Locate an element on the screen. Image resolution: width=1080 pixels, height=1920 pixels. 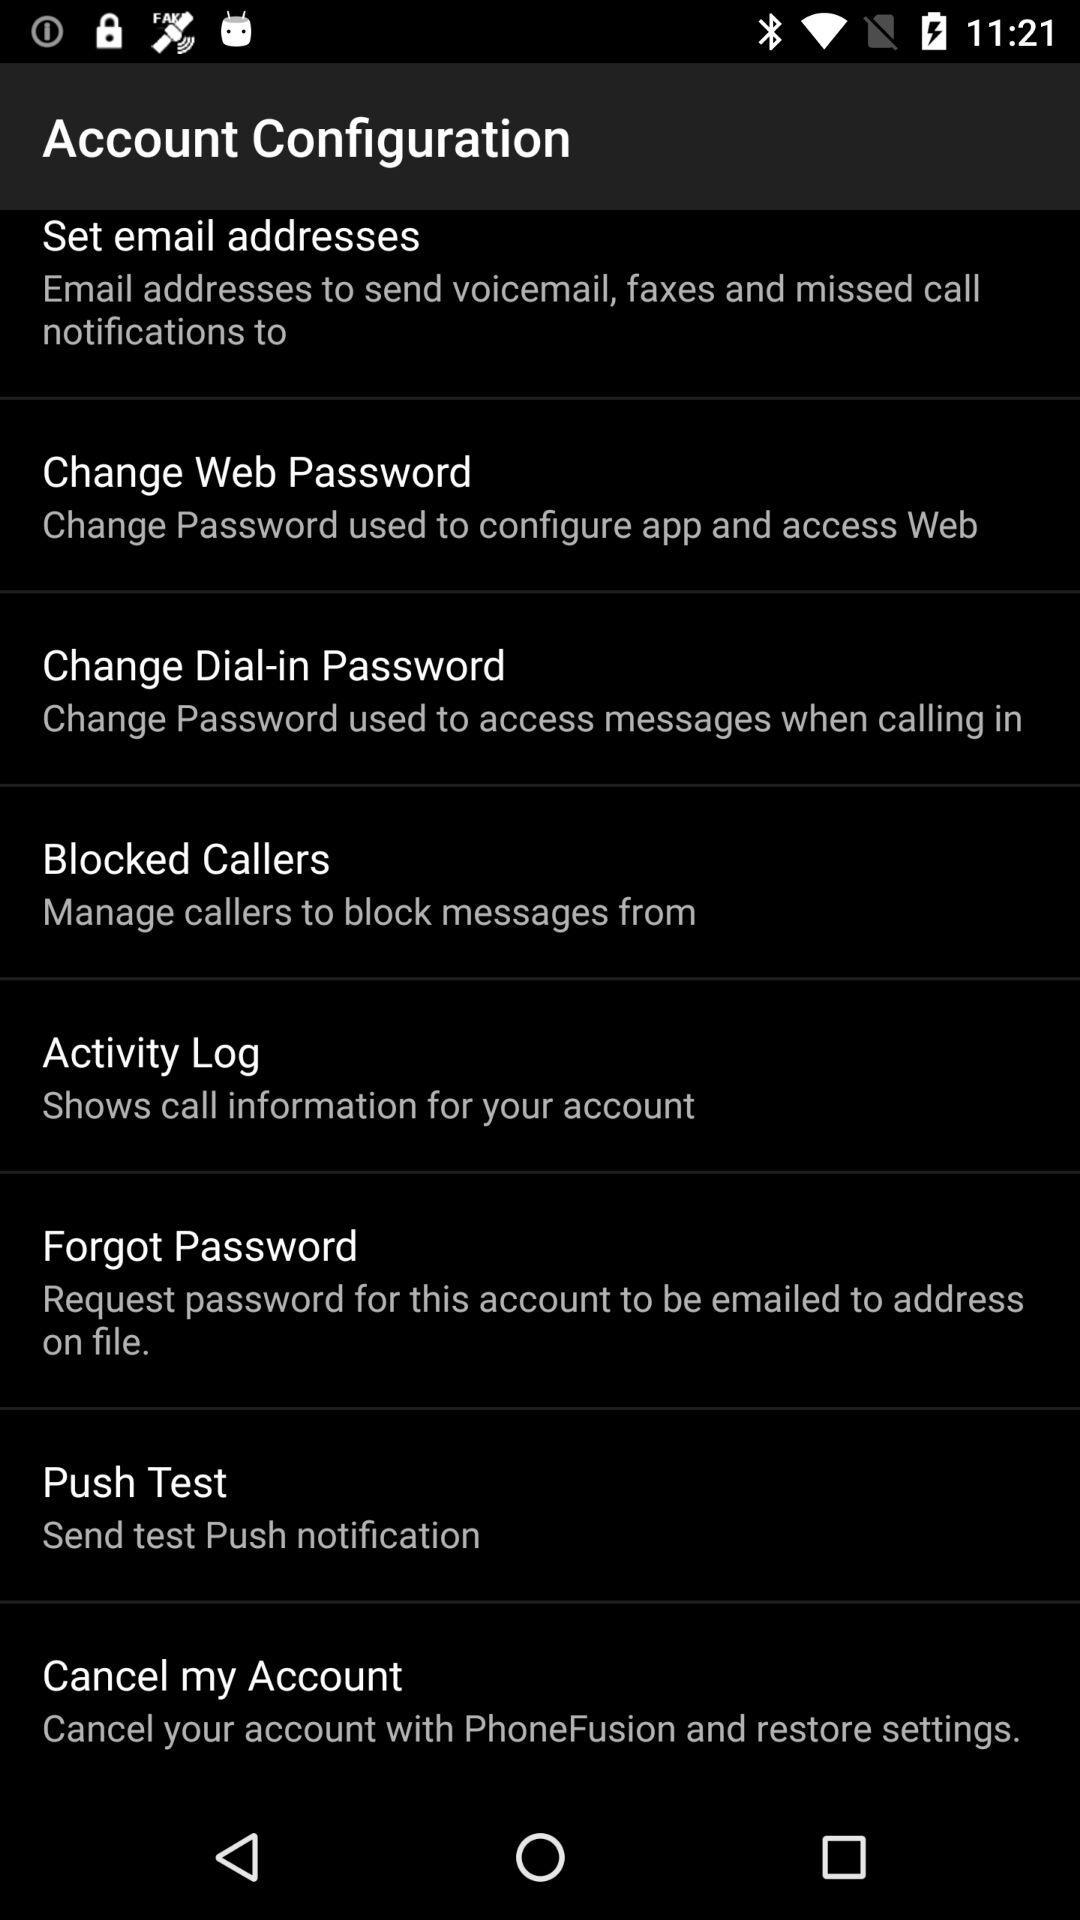
the item below the manage callers to is located at coordinates (150, 1049).